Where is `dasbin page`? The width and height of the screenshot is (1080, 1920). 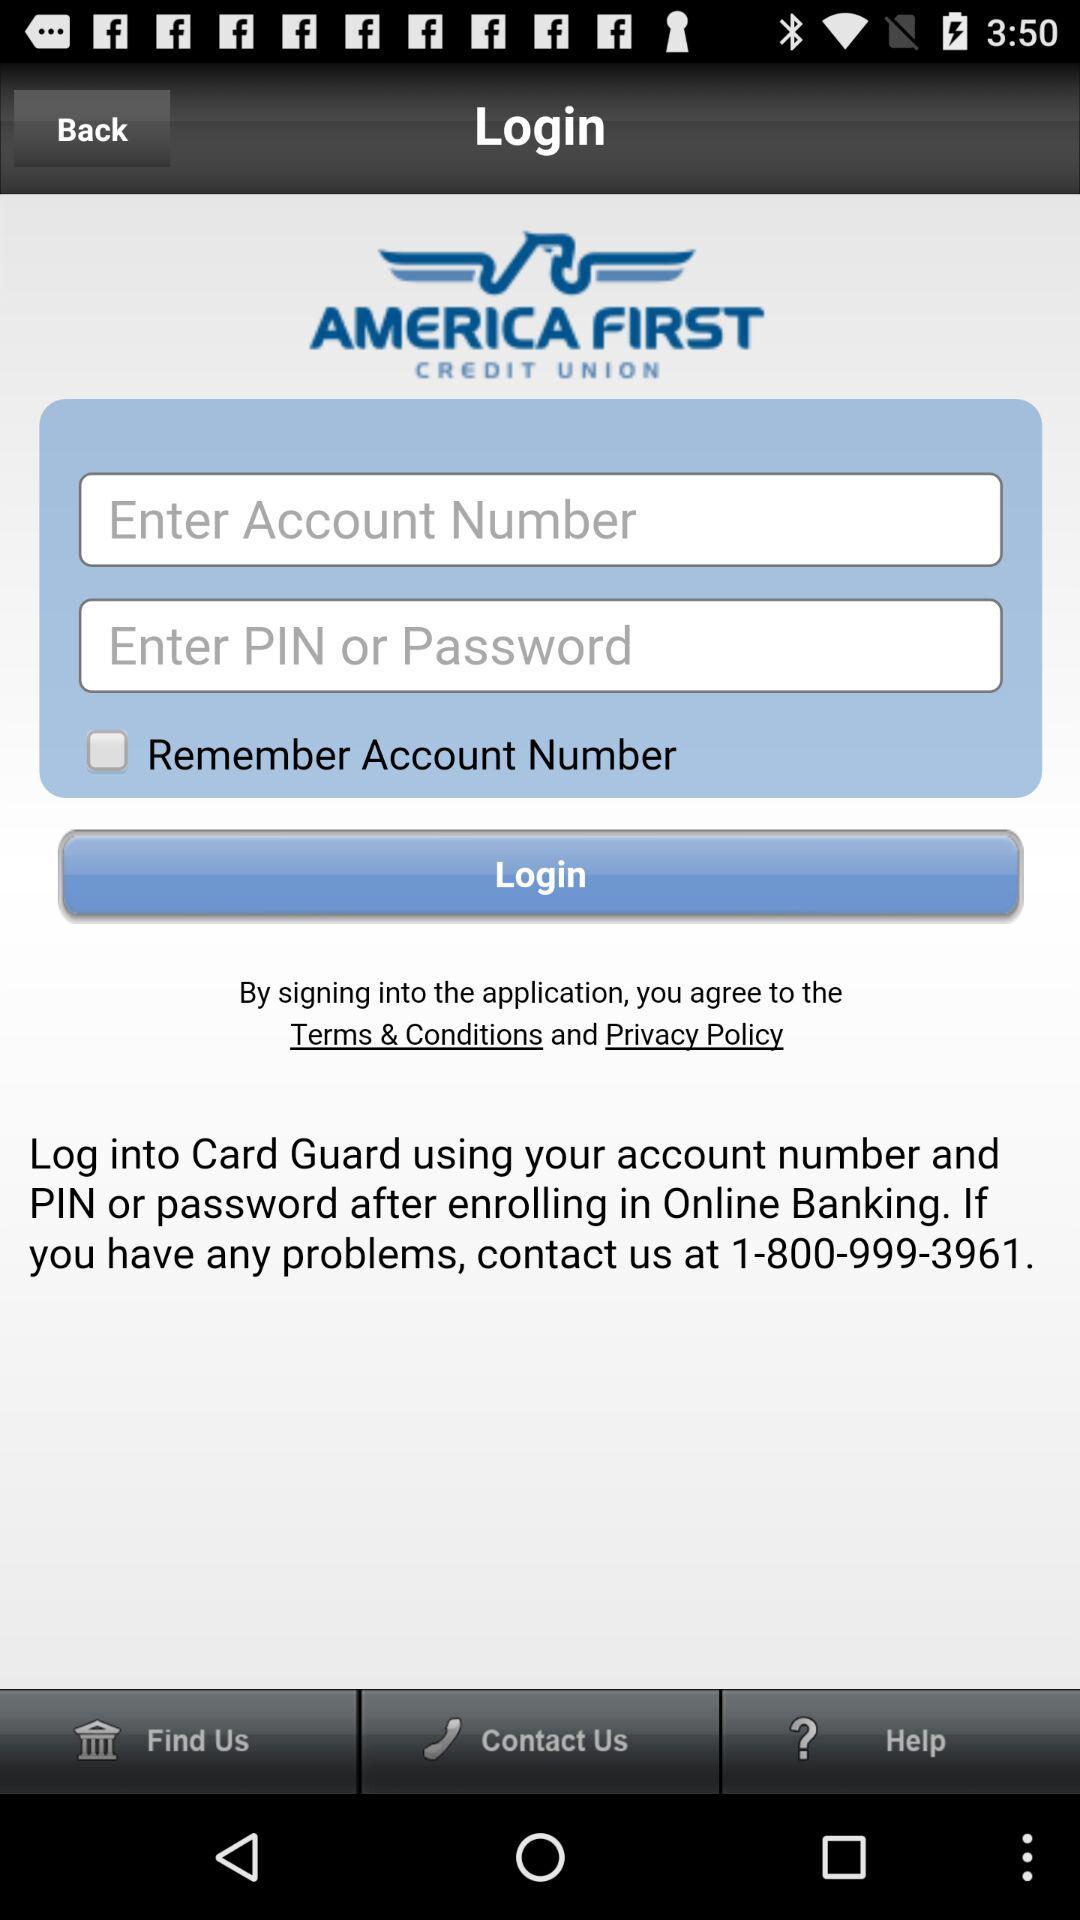 dasbin page is located at coordinates (178, 1740).